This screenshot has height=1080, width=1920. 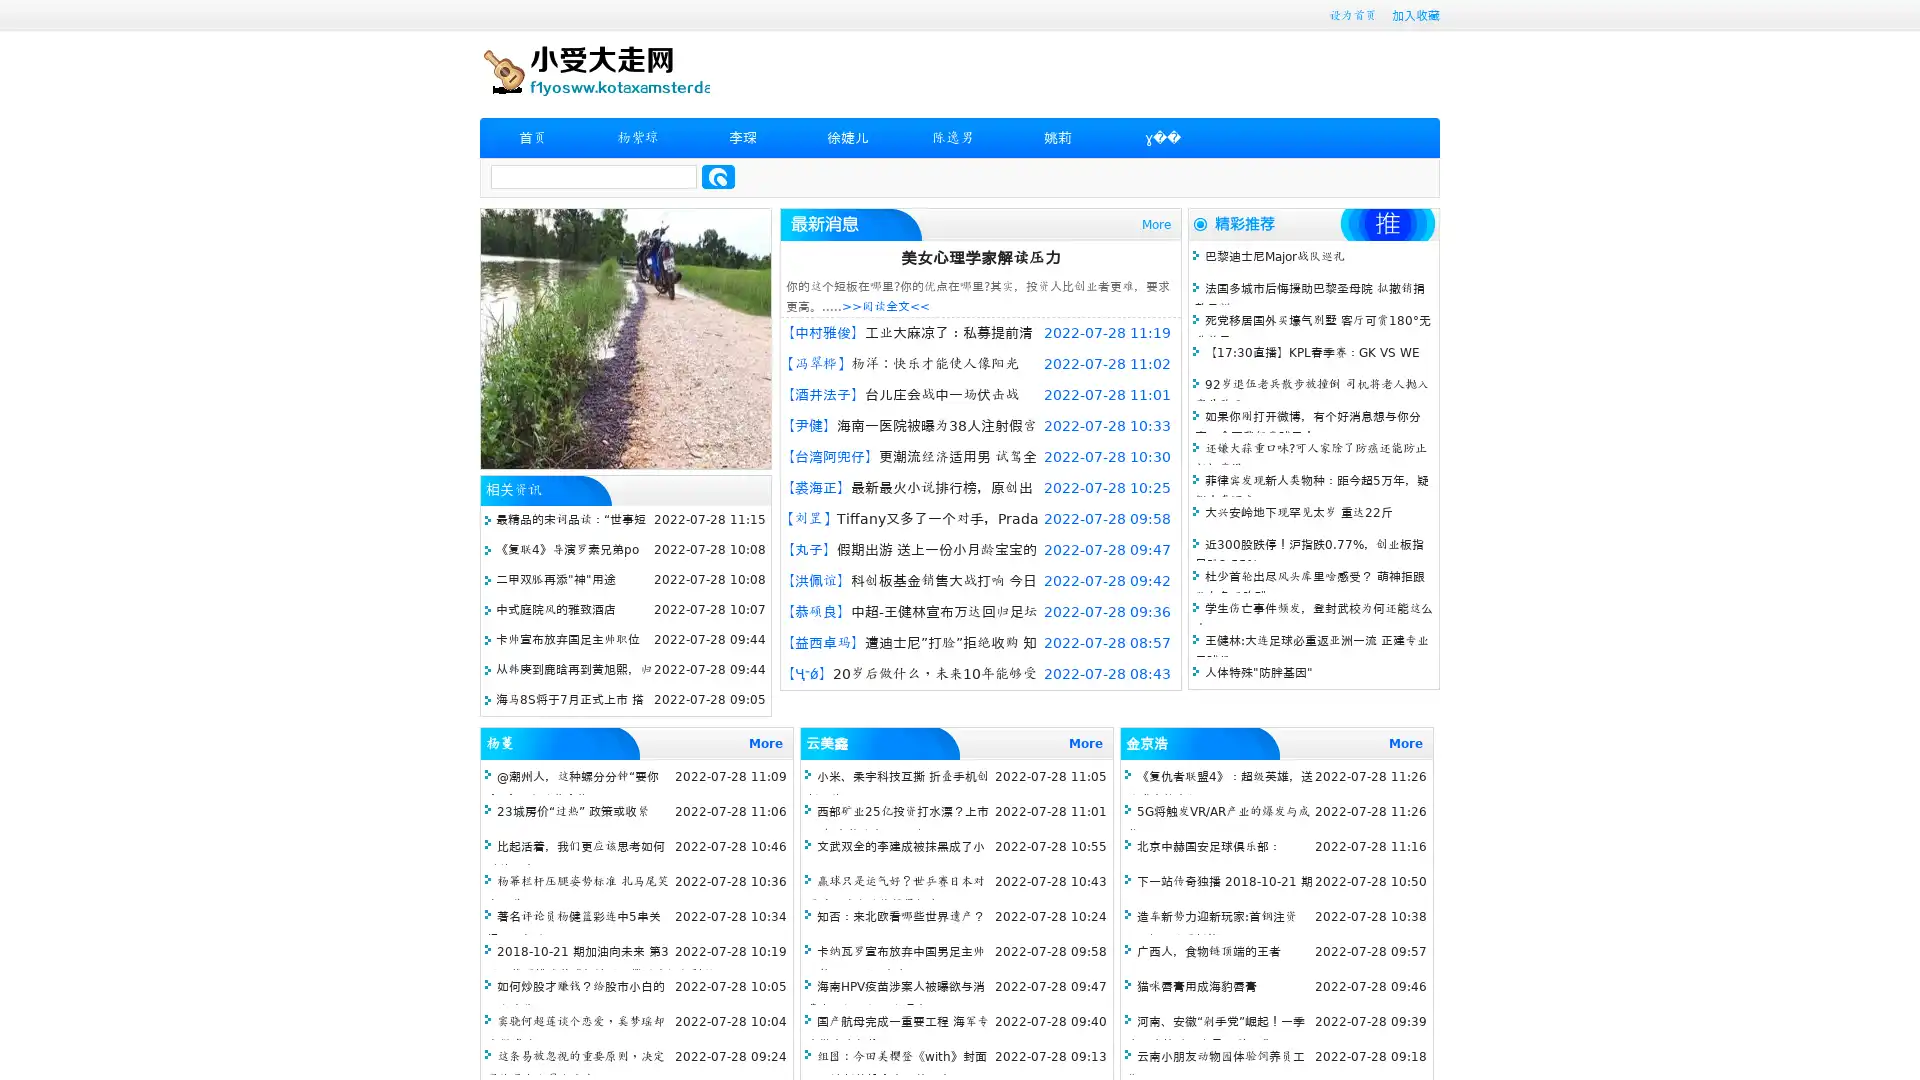 I want to click on Search, so click(x=718, y=176).